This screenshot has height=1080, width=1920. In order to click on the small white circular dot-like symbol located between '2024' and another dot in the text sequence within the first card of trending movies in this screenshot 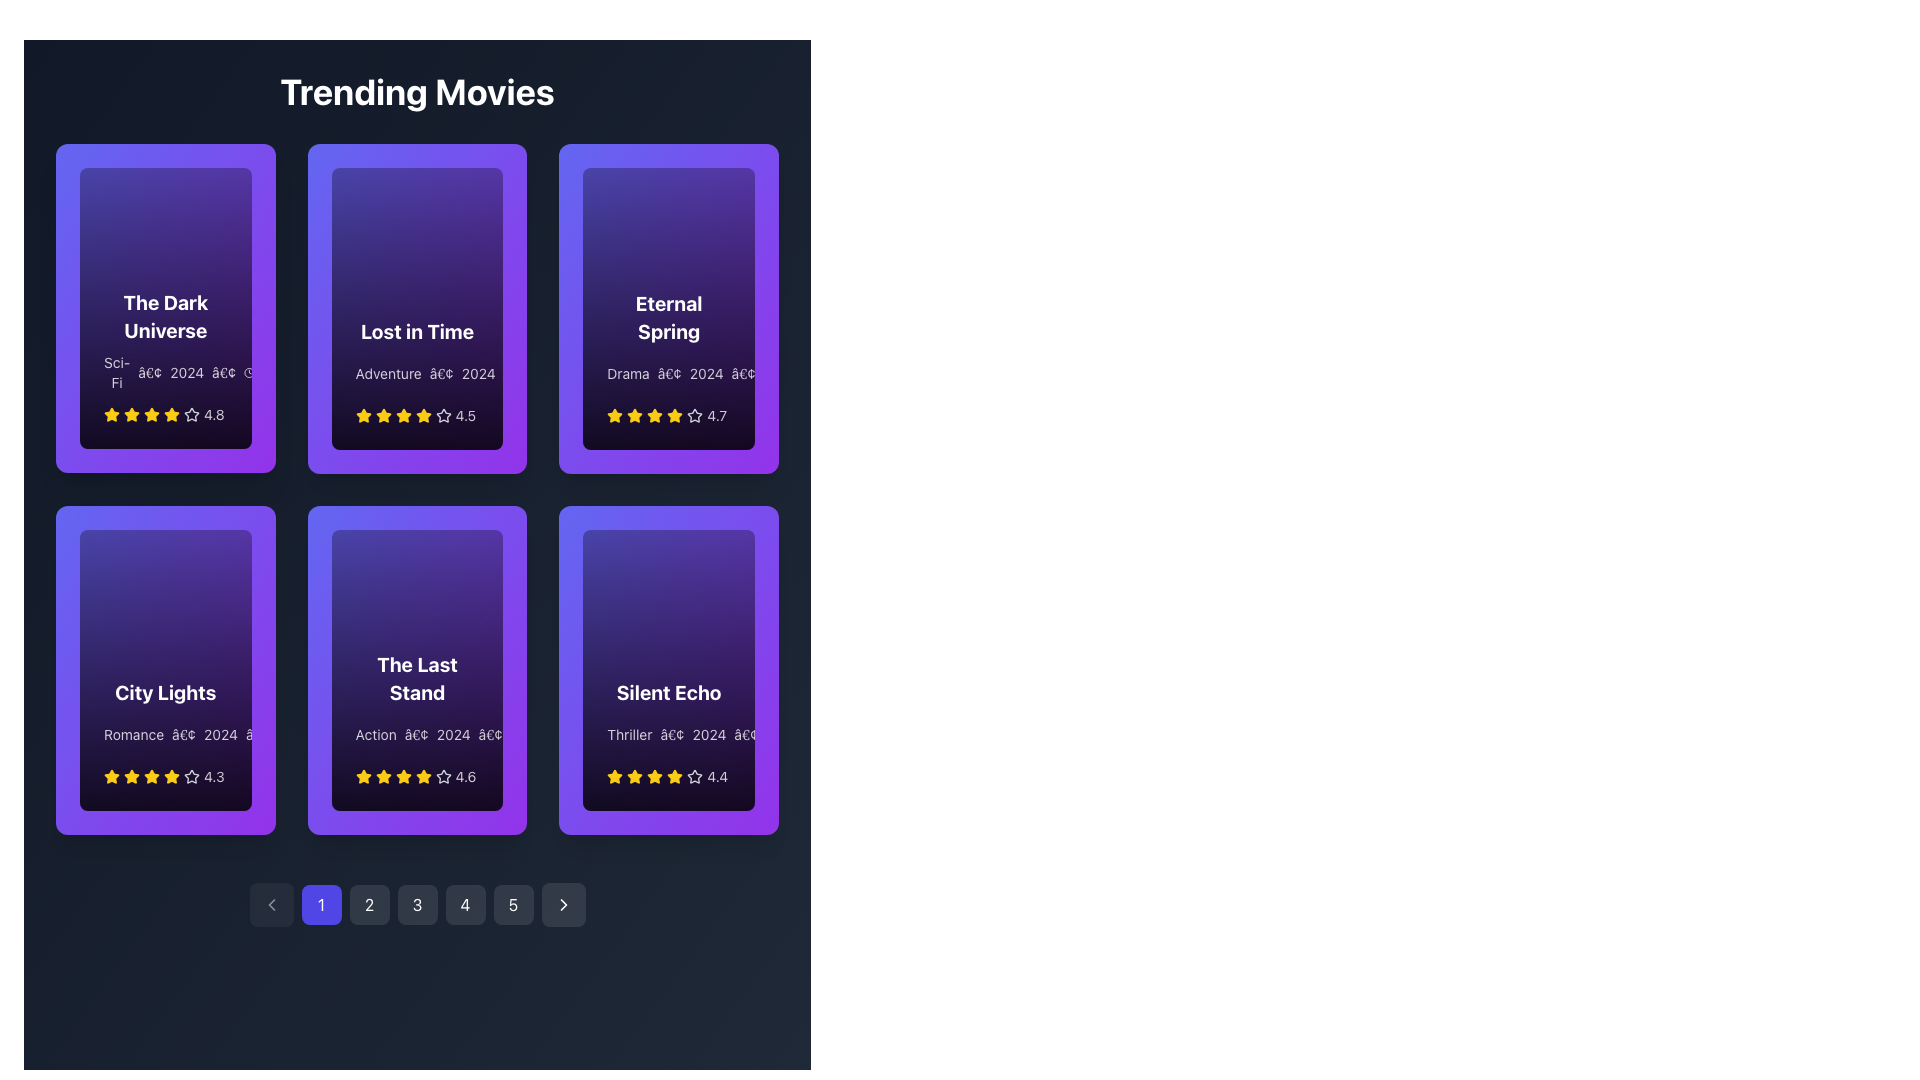, I will do `click(224, 373)`.